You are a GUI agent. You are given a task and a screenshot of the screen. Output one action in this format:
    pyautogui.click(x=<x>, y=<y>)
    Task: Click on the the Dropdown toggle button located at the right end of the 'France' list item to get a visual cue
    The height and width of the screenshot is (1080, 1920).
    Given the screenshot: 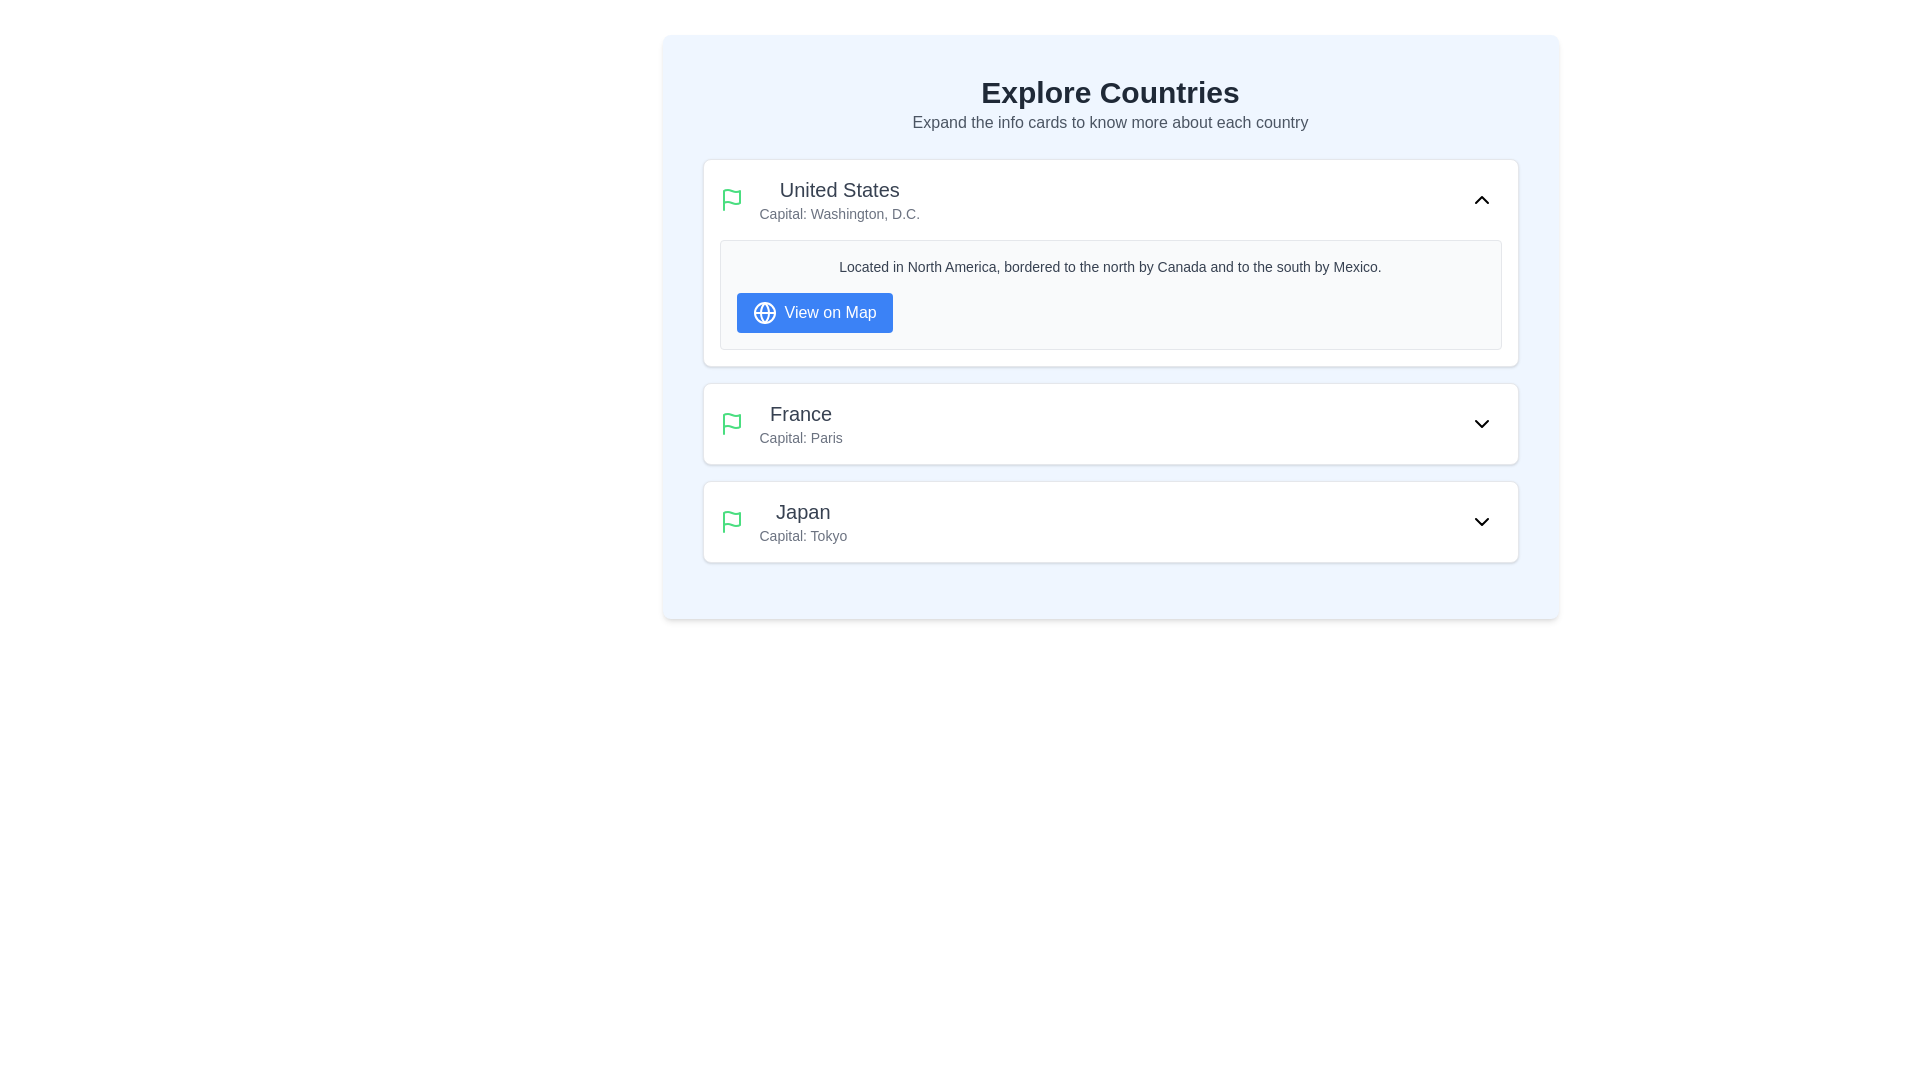 What is the action you would take?
    pyautogui.click(x=1481, y=423)
    